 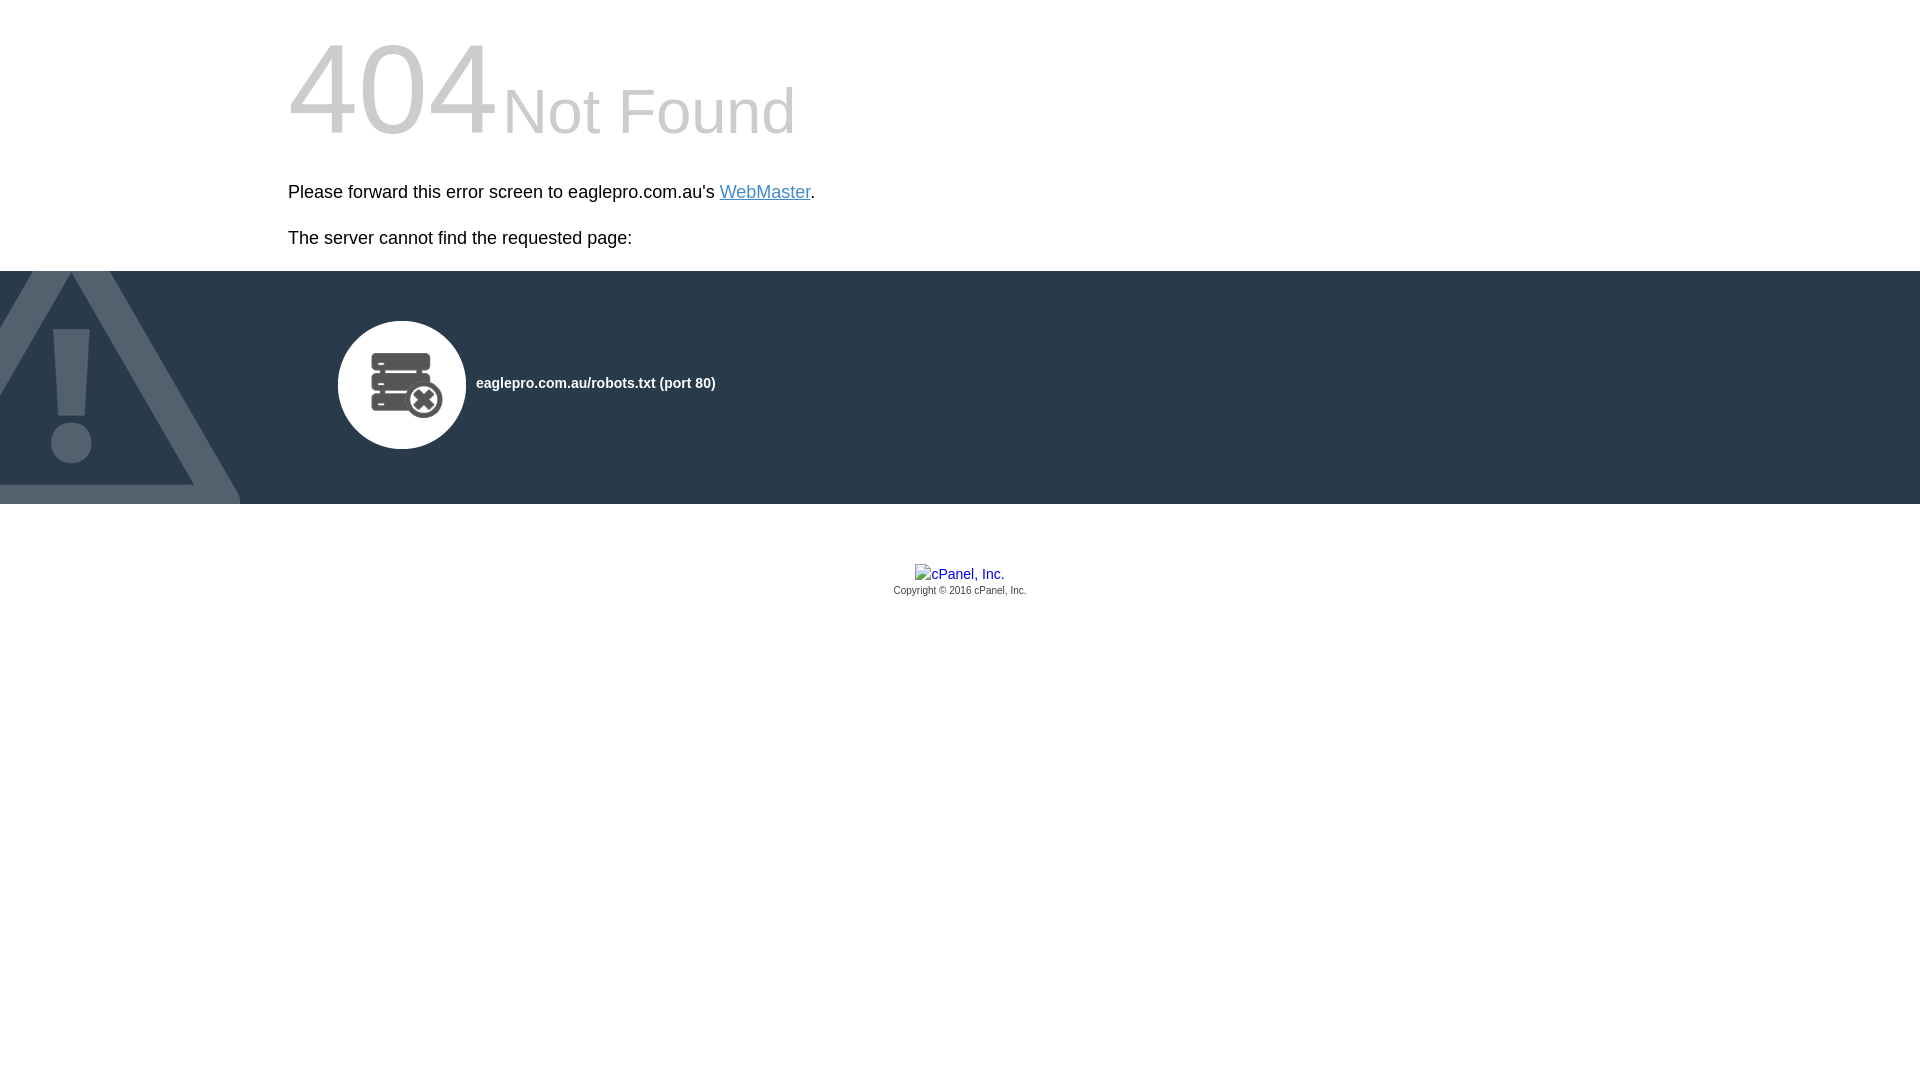 I want to click on 'WebMaster', so click(x=764, y=192).